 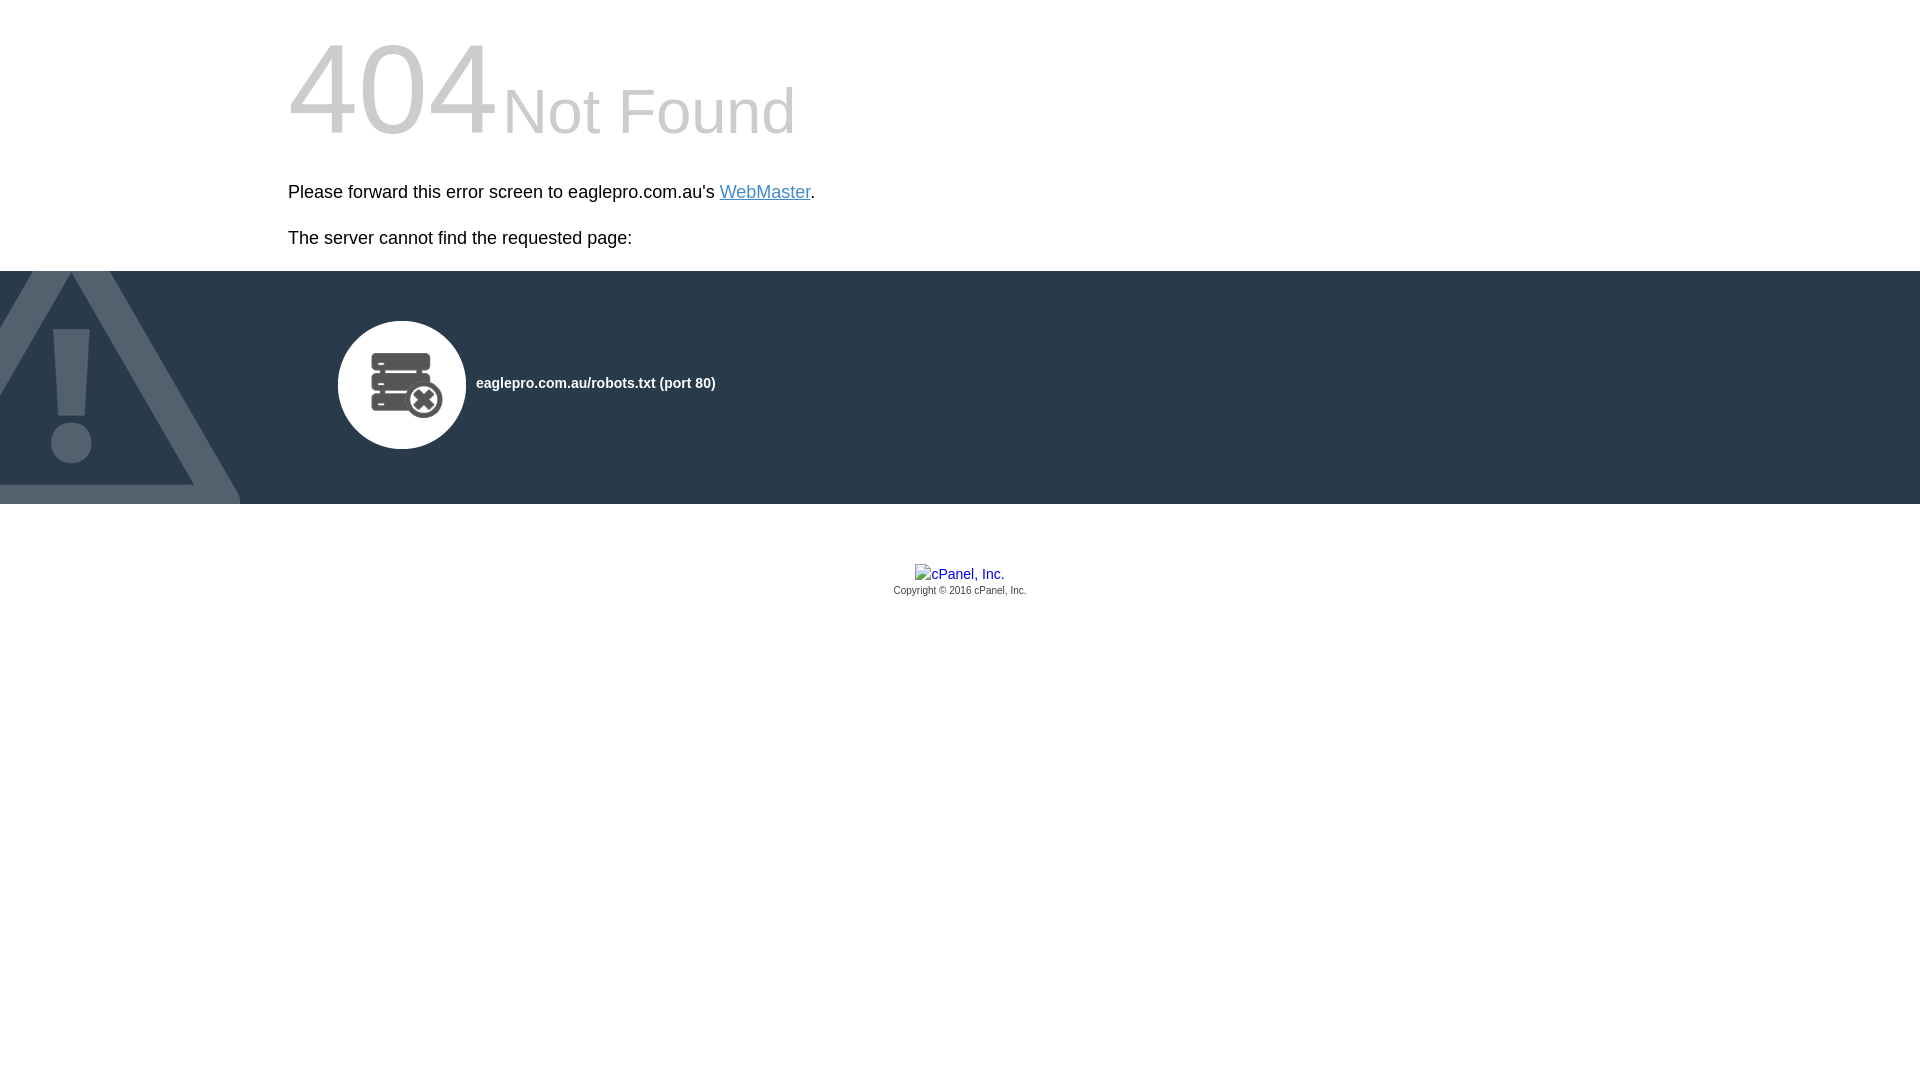 I want to click on 'WebMaster', so click(x=764, y=192).